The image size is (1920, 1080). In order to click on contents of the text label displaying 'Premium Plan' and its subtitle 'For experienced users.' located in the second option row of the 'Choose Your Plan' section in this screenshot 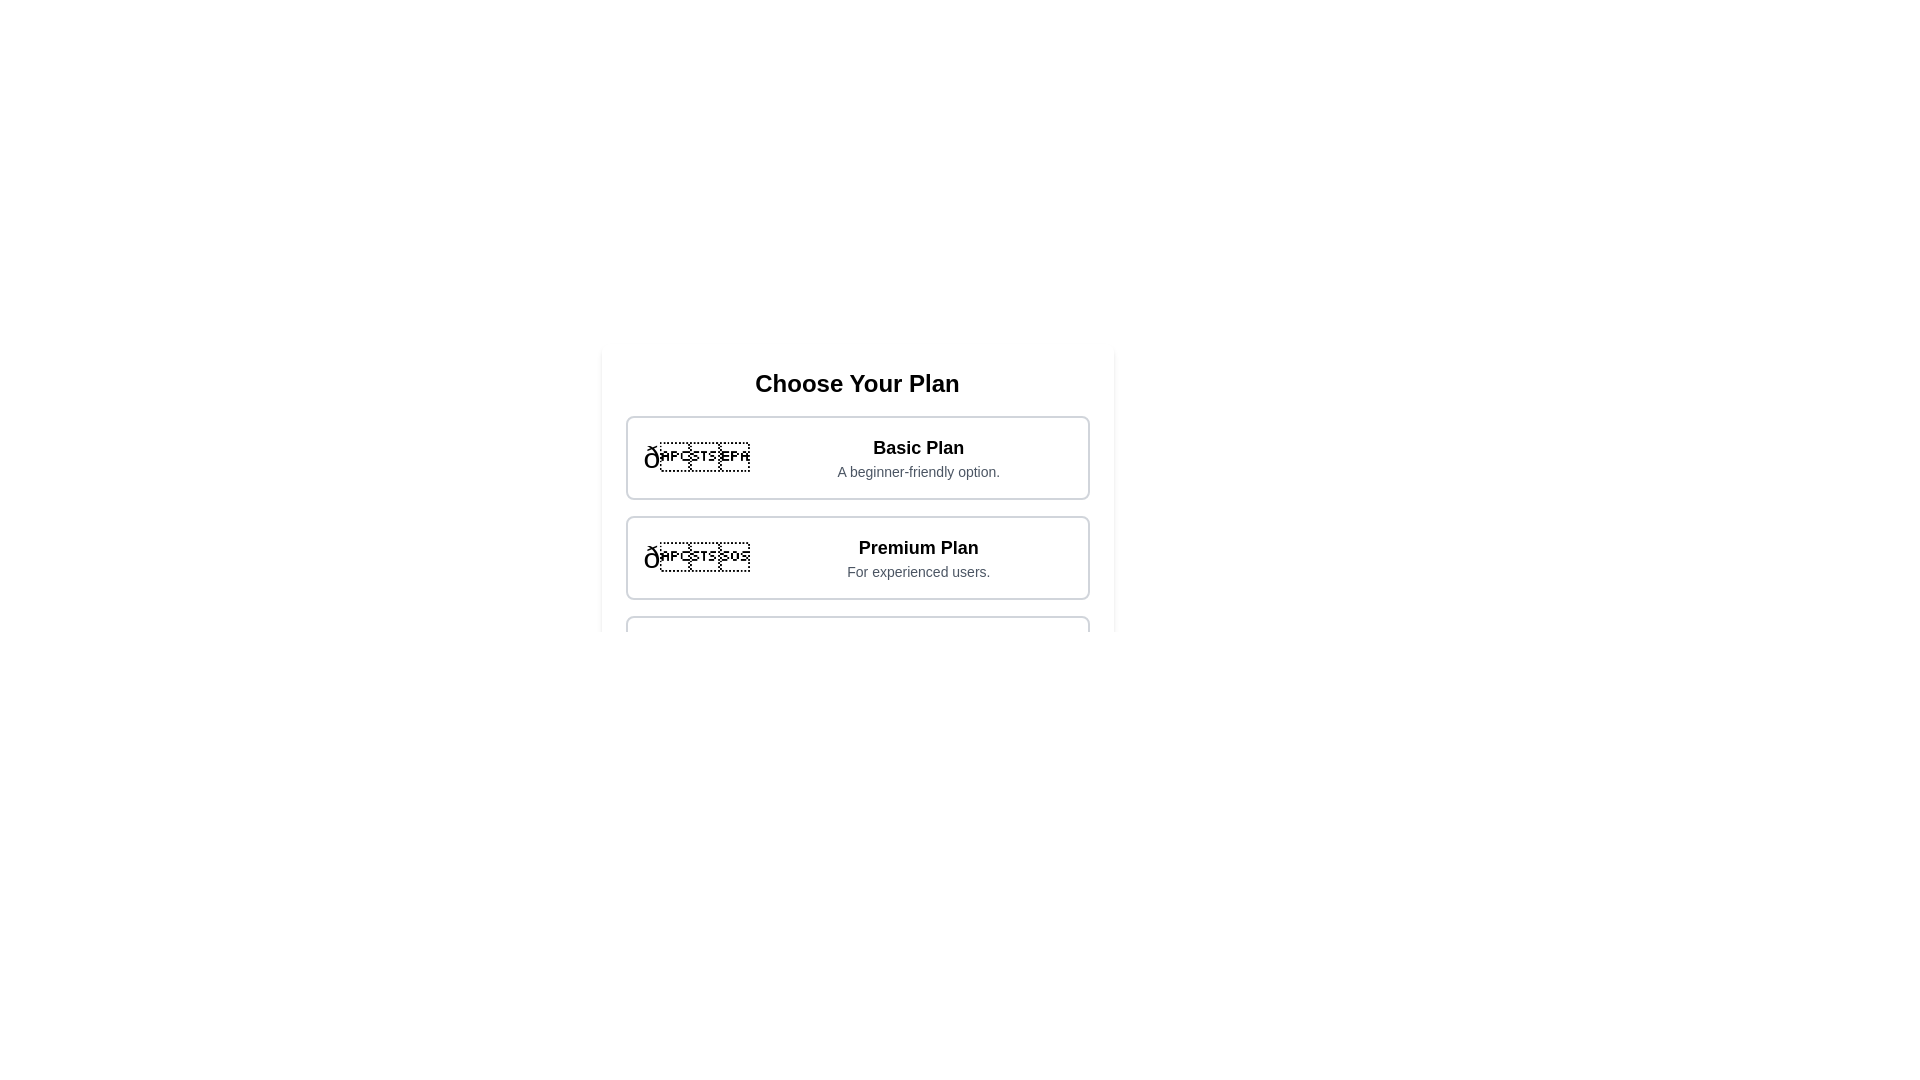, I will do `click(917, 558)`.